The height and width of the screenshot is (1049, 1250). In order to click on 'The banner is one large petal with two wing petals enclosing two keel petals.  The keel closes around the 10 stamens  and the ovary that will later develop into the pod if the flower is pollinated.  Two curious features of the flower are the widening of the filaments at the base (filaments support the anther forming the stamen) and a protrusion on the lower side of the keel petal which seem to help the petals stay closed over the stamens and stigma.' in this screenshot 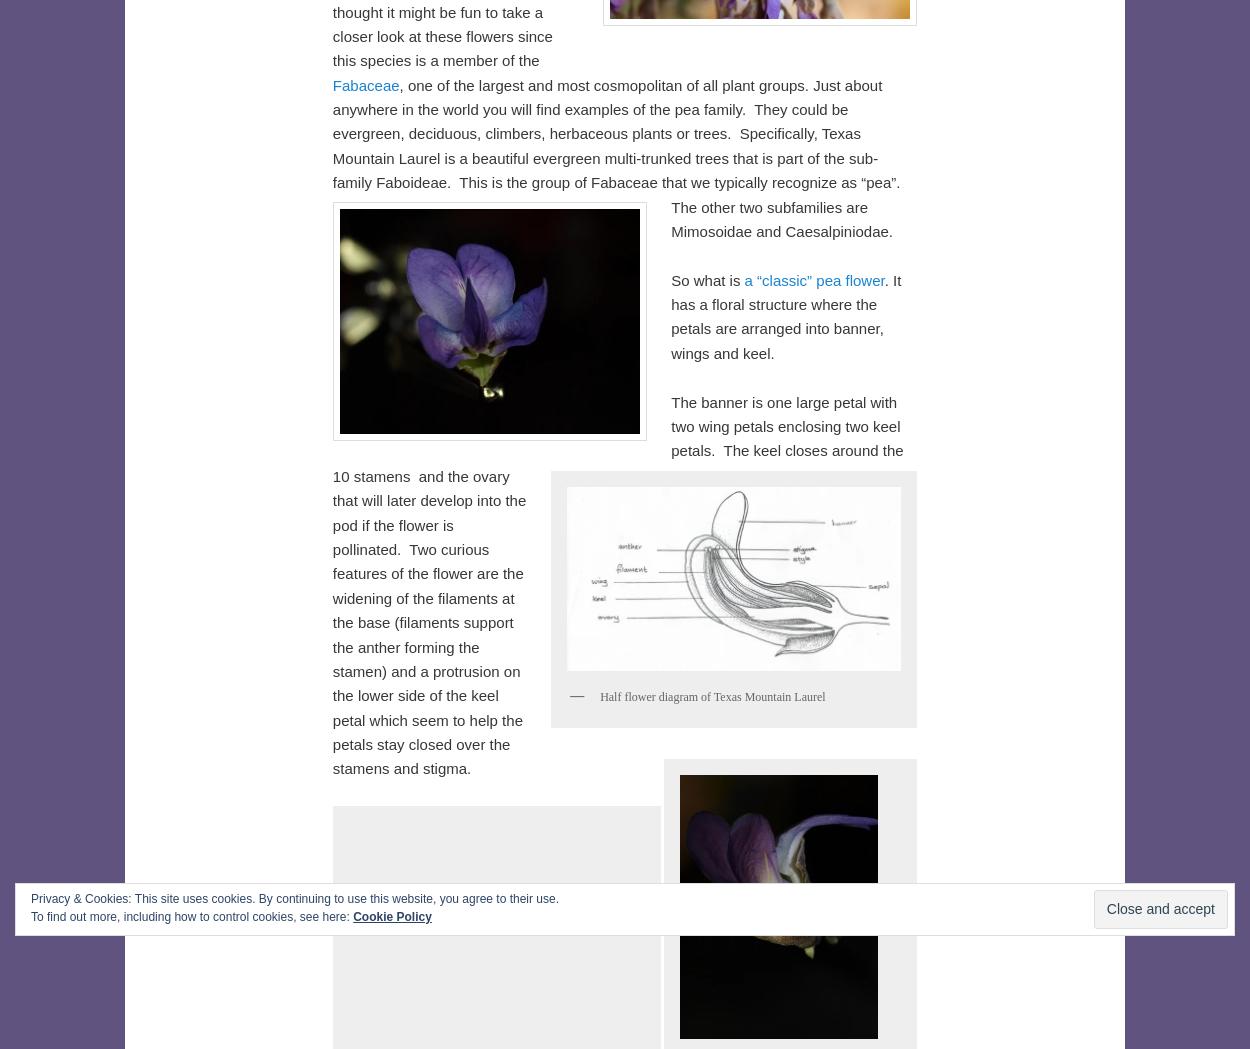, I will do `click(616, 584)`.